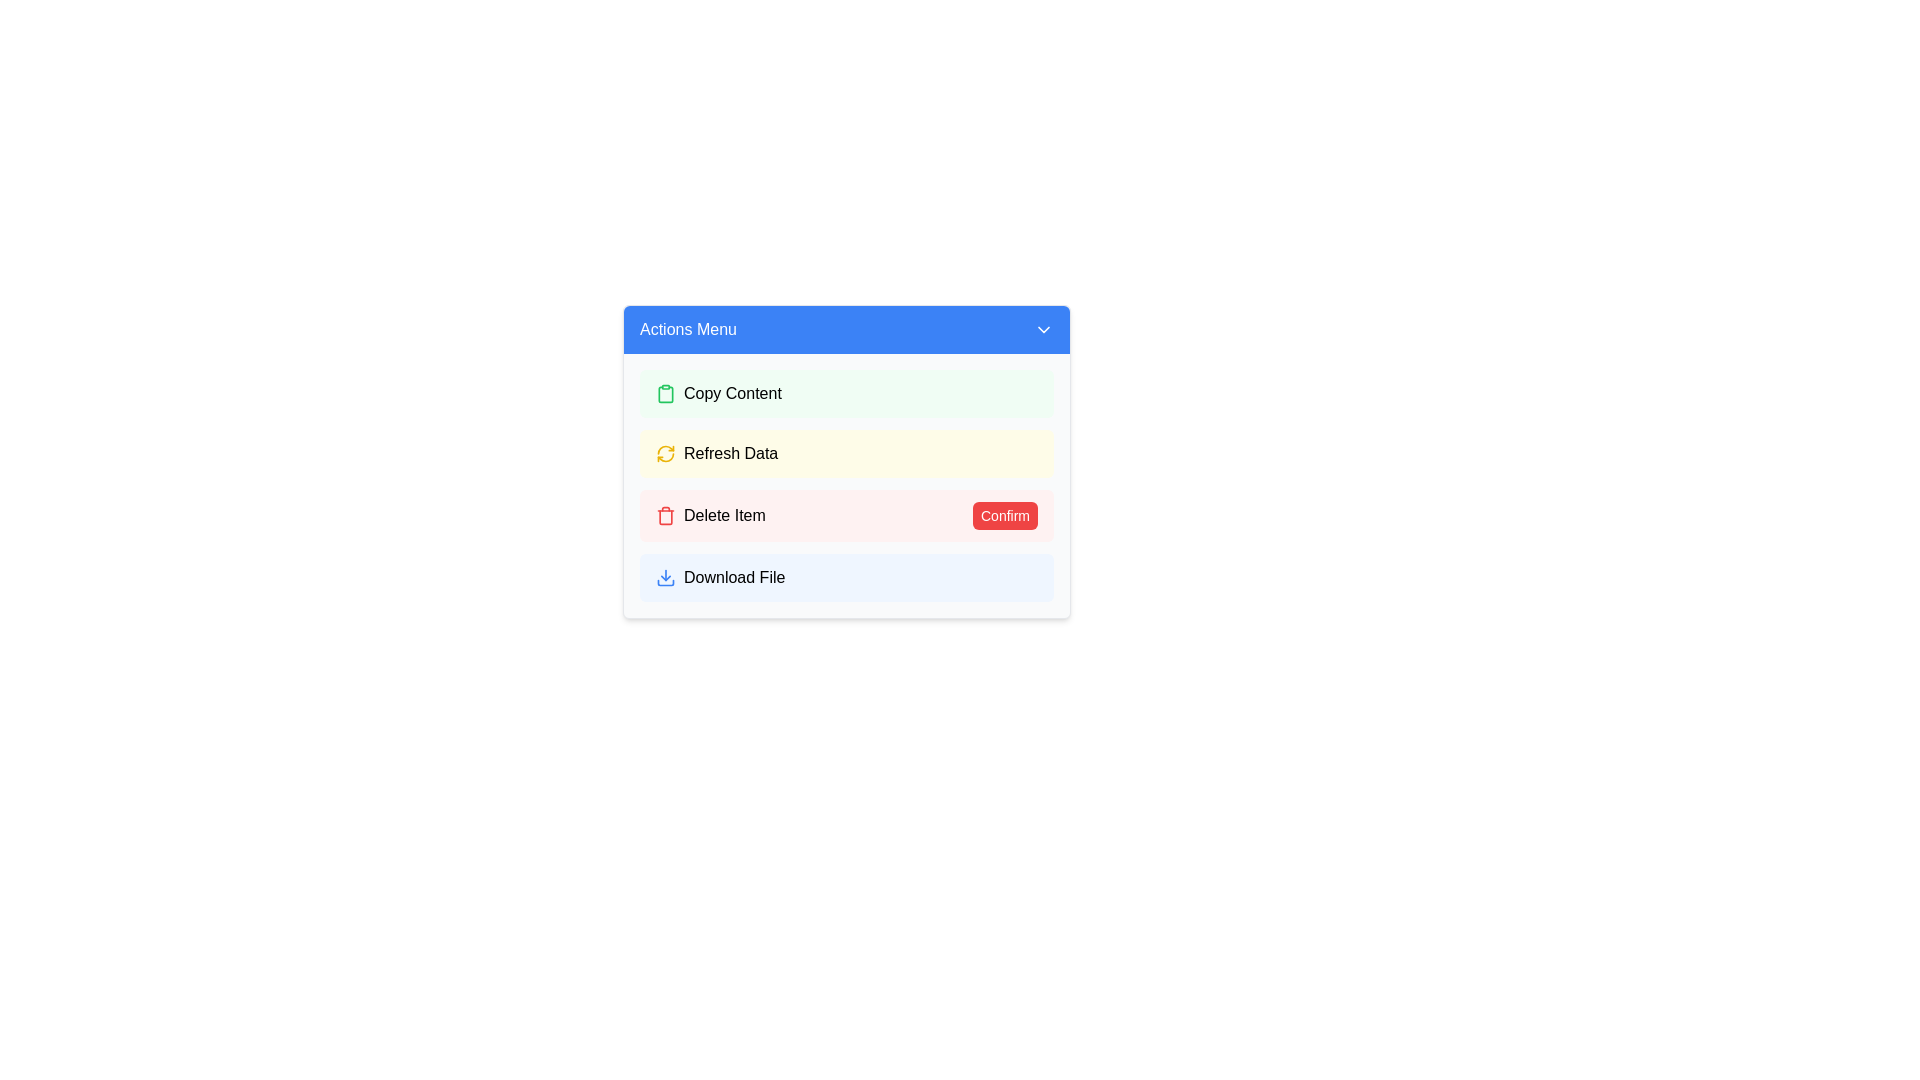 The image size is (1920, 1080). What do you see at coordinates (723, 515) in the screenshot?
I see `the 'Delete Item' text label located in the red-highlighted section of the menu, positioned between the trash icon and the 'Confirm' button` at bounding box center [723, 515].